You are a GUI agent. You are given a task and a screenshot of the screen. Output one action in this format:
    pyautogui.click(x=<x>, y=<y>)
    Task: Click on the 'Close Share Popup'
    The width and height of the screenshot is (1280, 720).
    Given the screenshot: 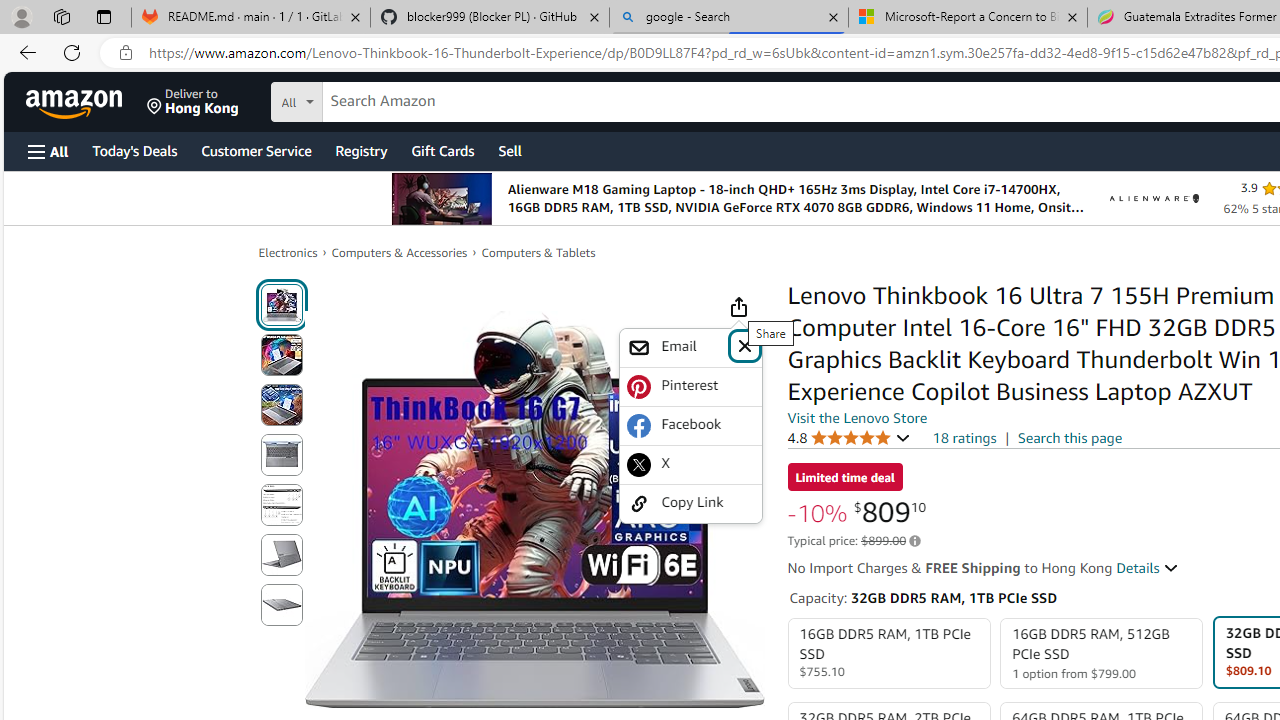 What is the action you would take?
    pyautogui.click(x=743, y=344)
    